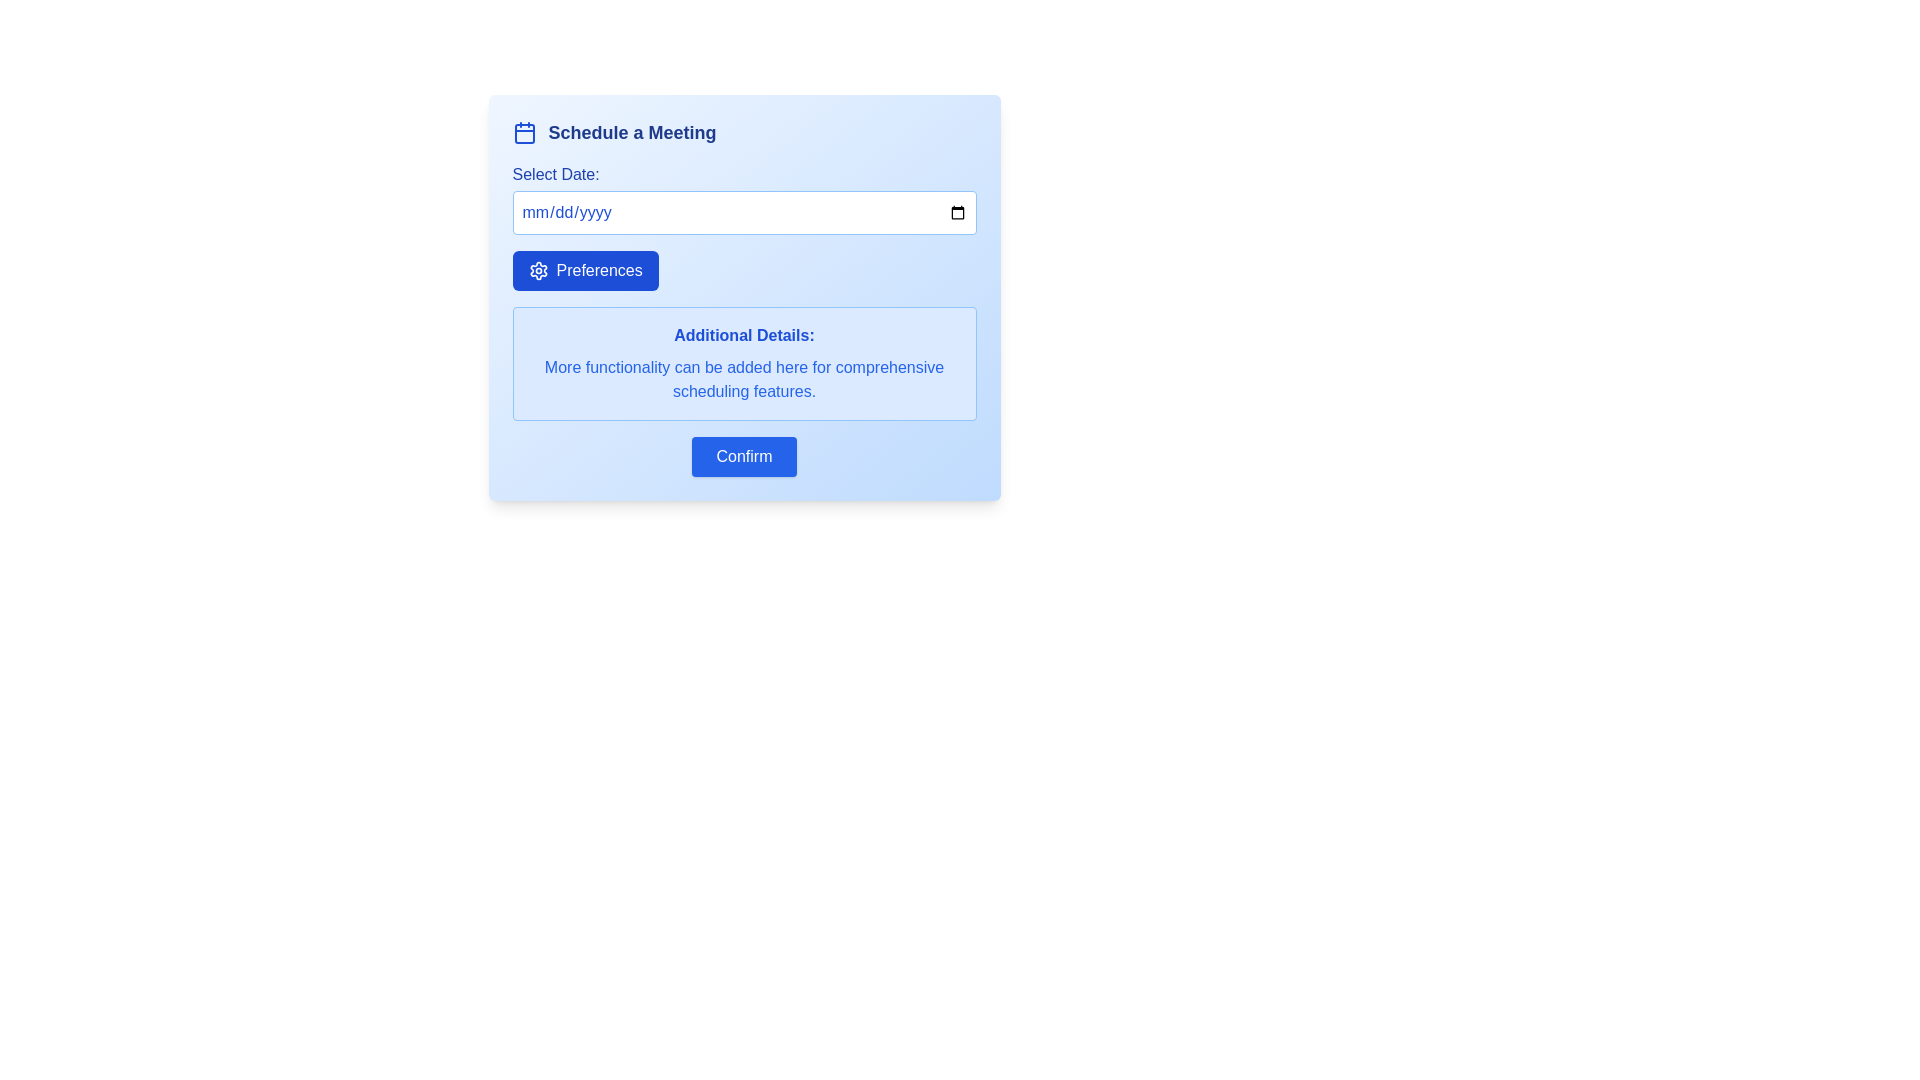 The width and height of the screenshot is (1920, 1080). I want to click on the 'Confirm' button with a blue background and white text, located near the bottom of the 'Schedule a Meeting' panel, just below 'Additional Details', so click(743, 456).